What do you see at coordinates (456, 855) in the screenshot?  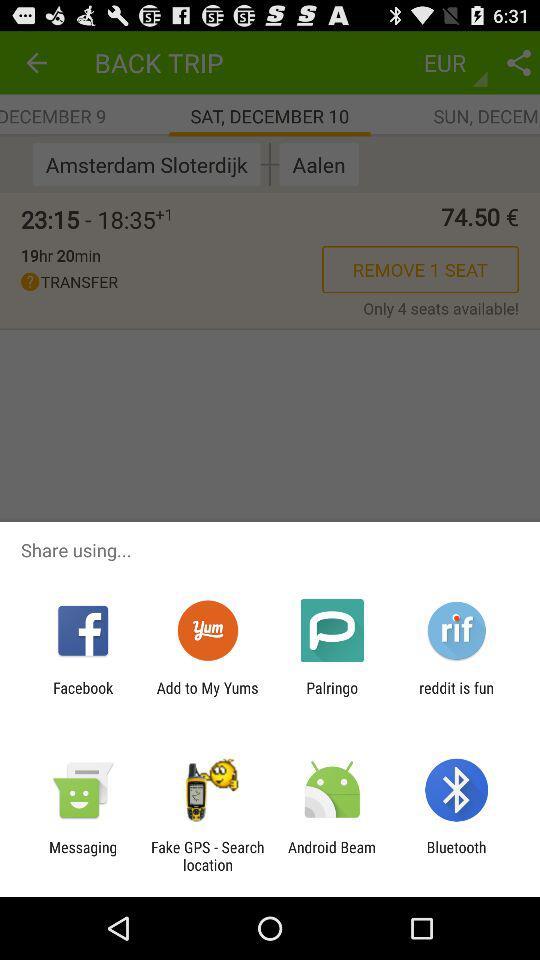 I see `the item next to the android beam item` at bounding box center [456, 855].